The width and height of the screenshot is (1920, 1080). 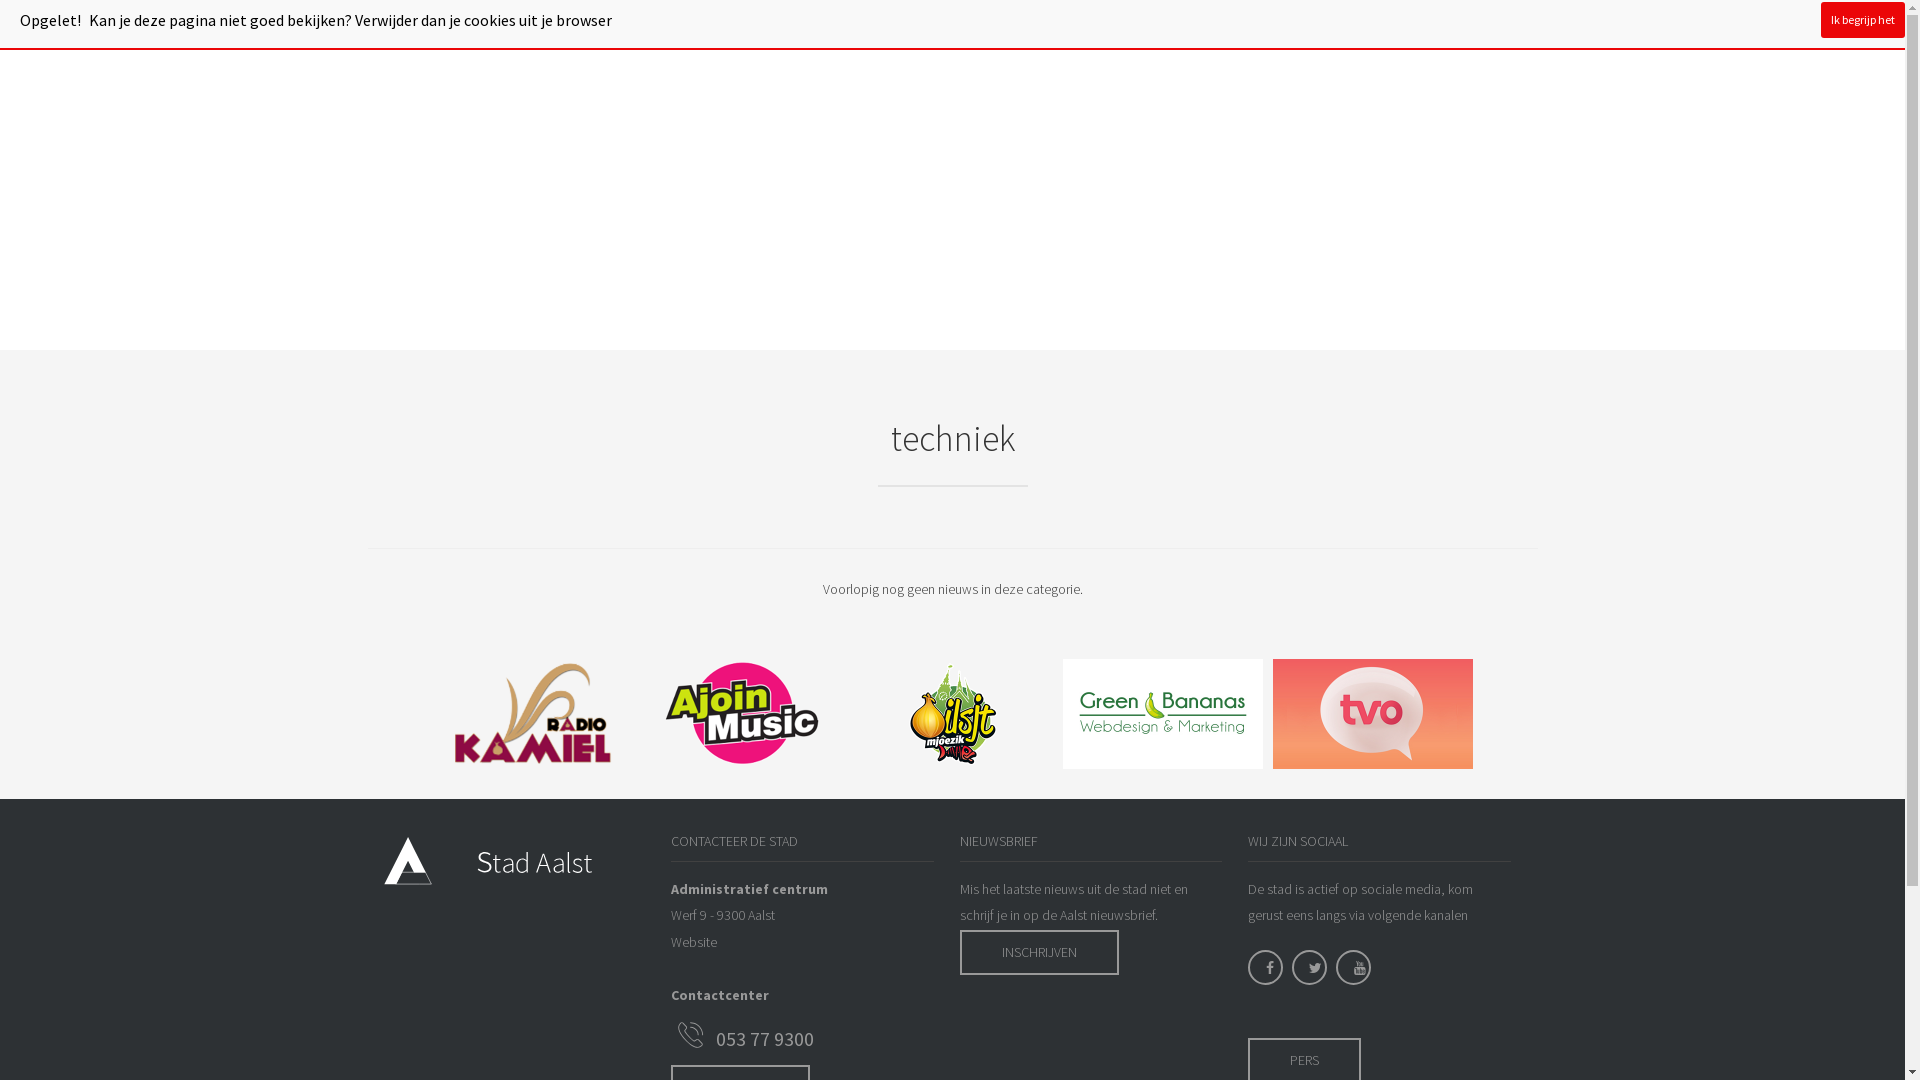 I want to click on 'Website', so click(x=694, y=941).